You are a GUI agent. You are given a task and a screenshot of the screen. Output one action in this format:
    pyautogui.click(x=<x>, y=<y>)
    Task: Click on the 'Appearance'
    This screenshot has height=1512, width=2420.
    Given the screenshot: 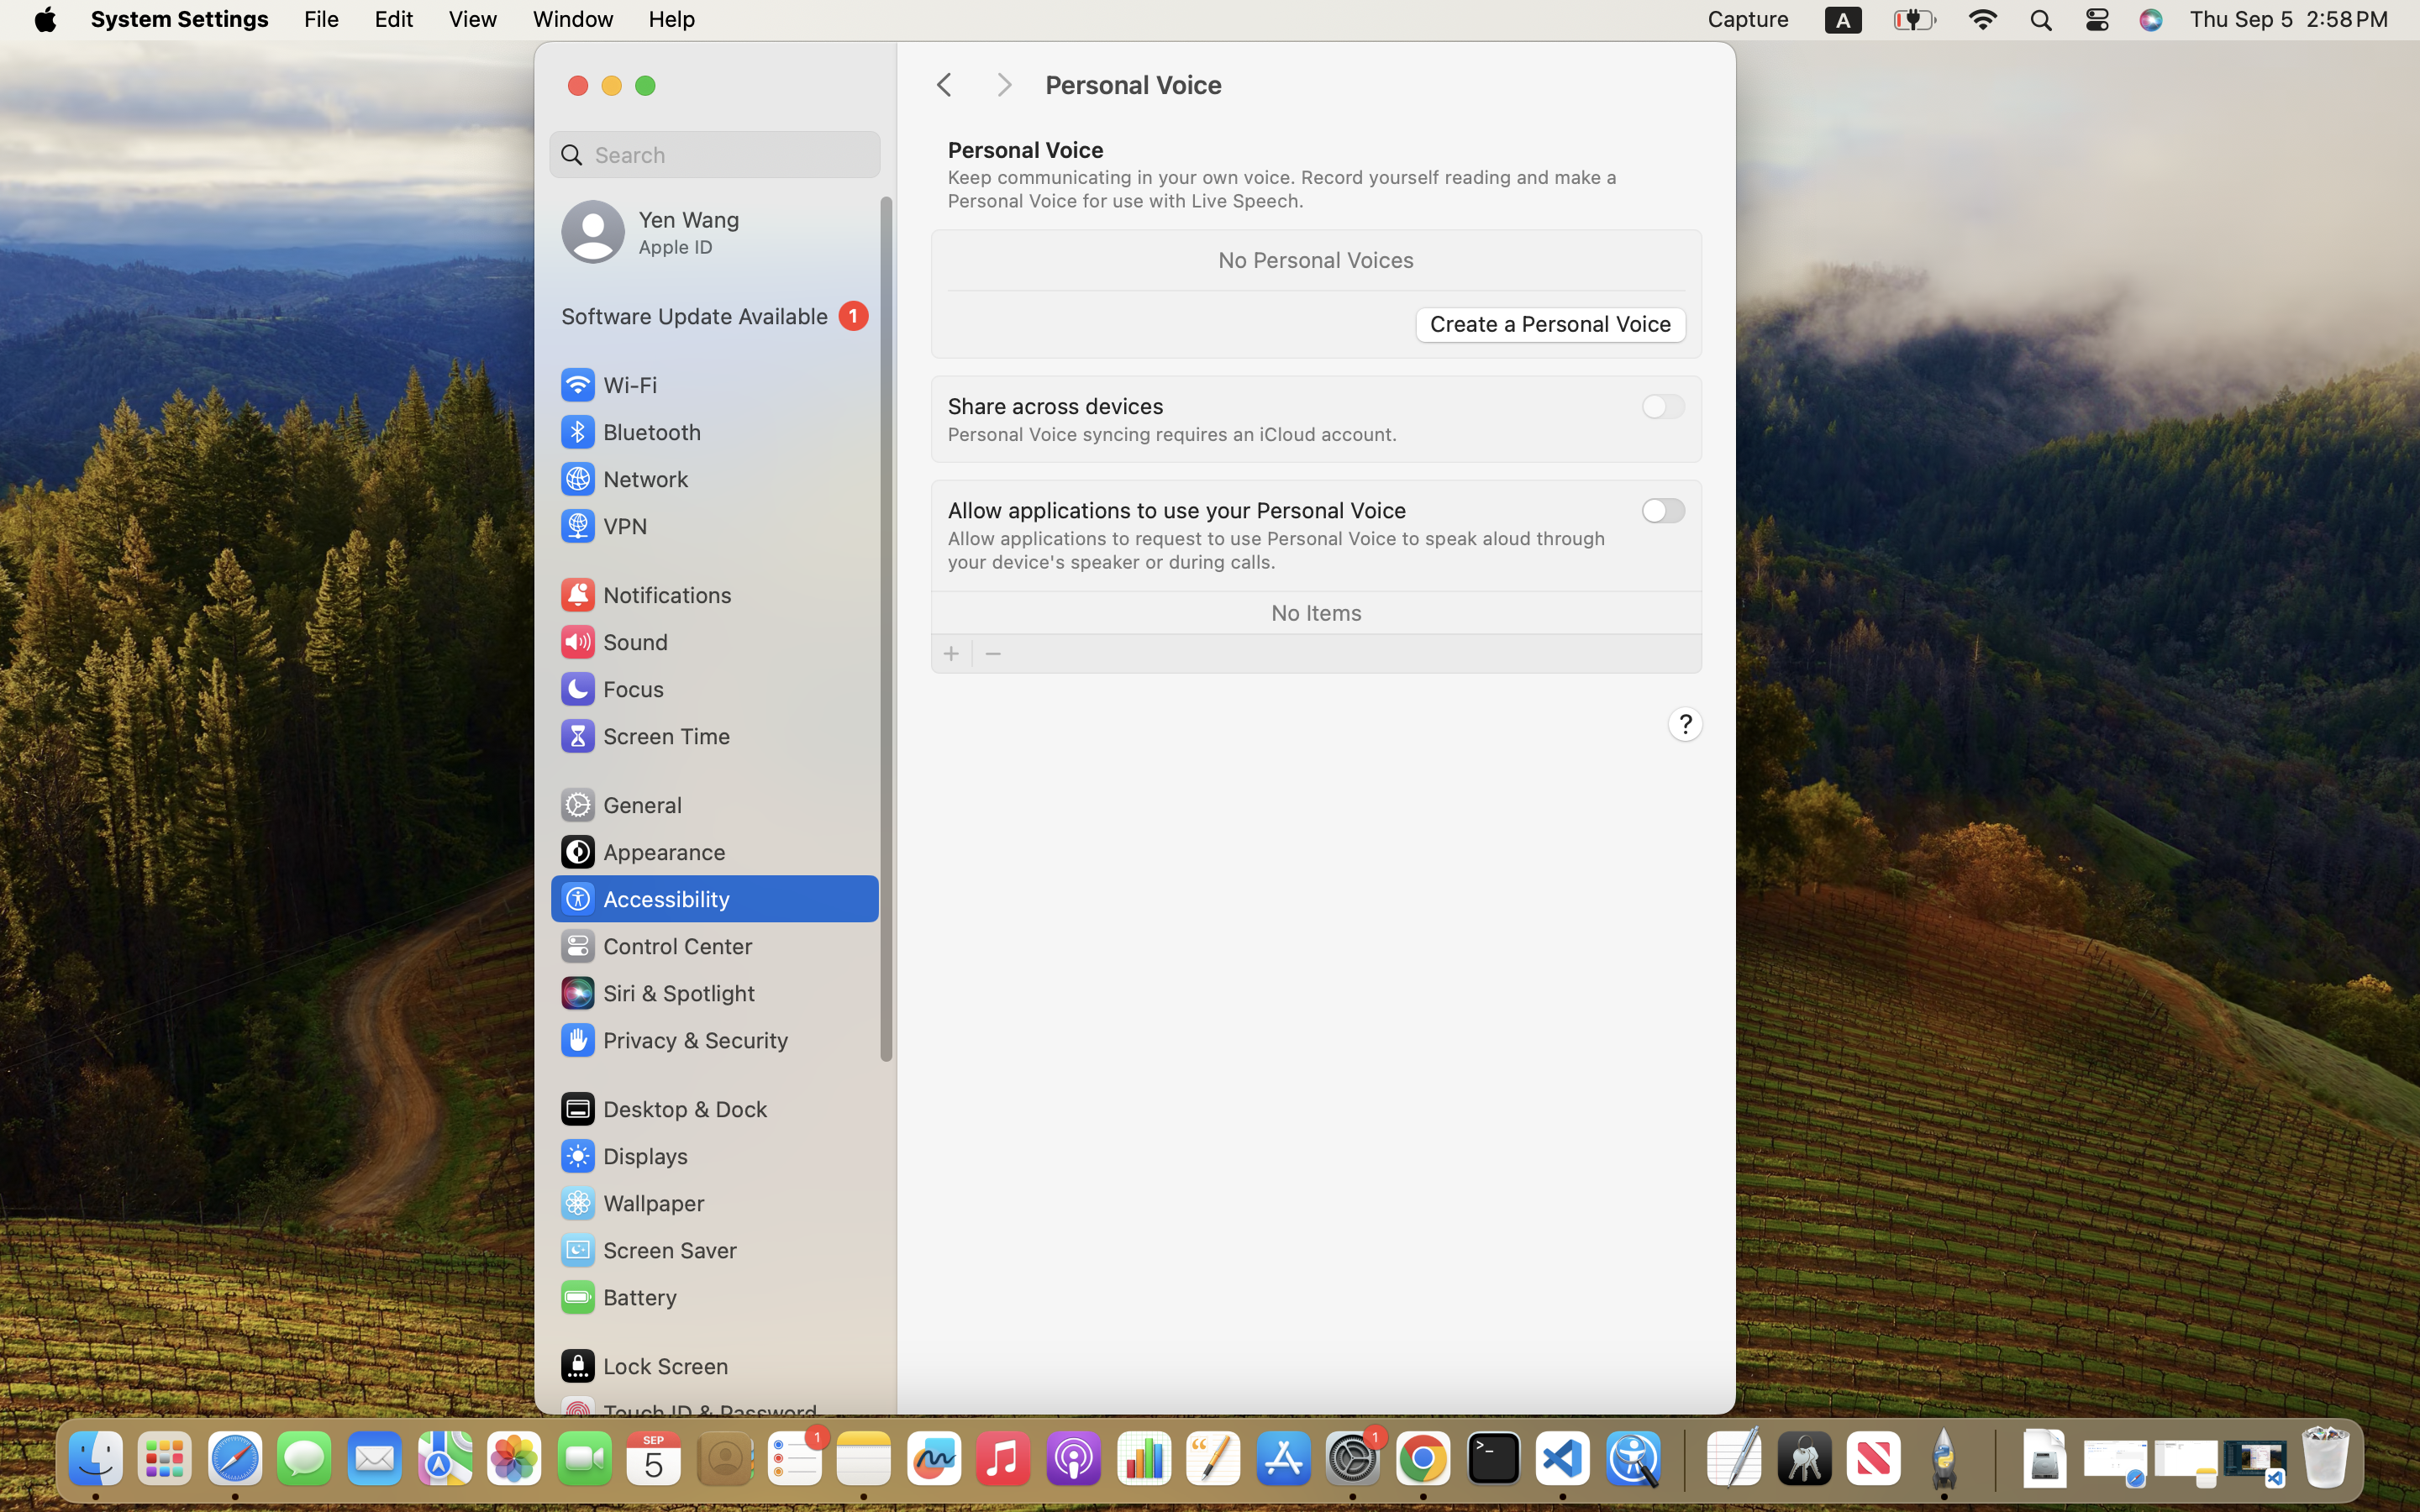 What is the action you would take?
    pyautogui.click(x=641, y=851)
    